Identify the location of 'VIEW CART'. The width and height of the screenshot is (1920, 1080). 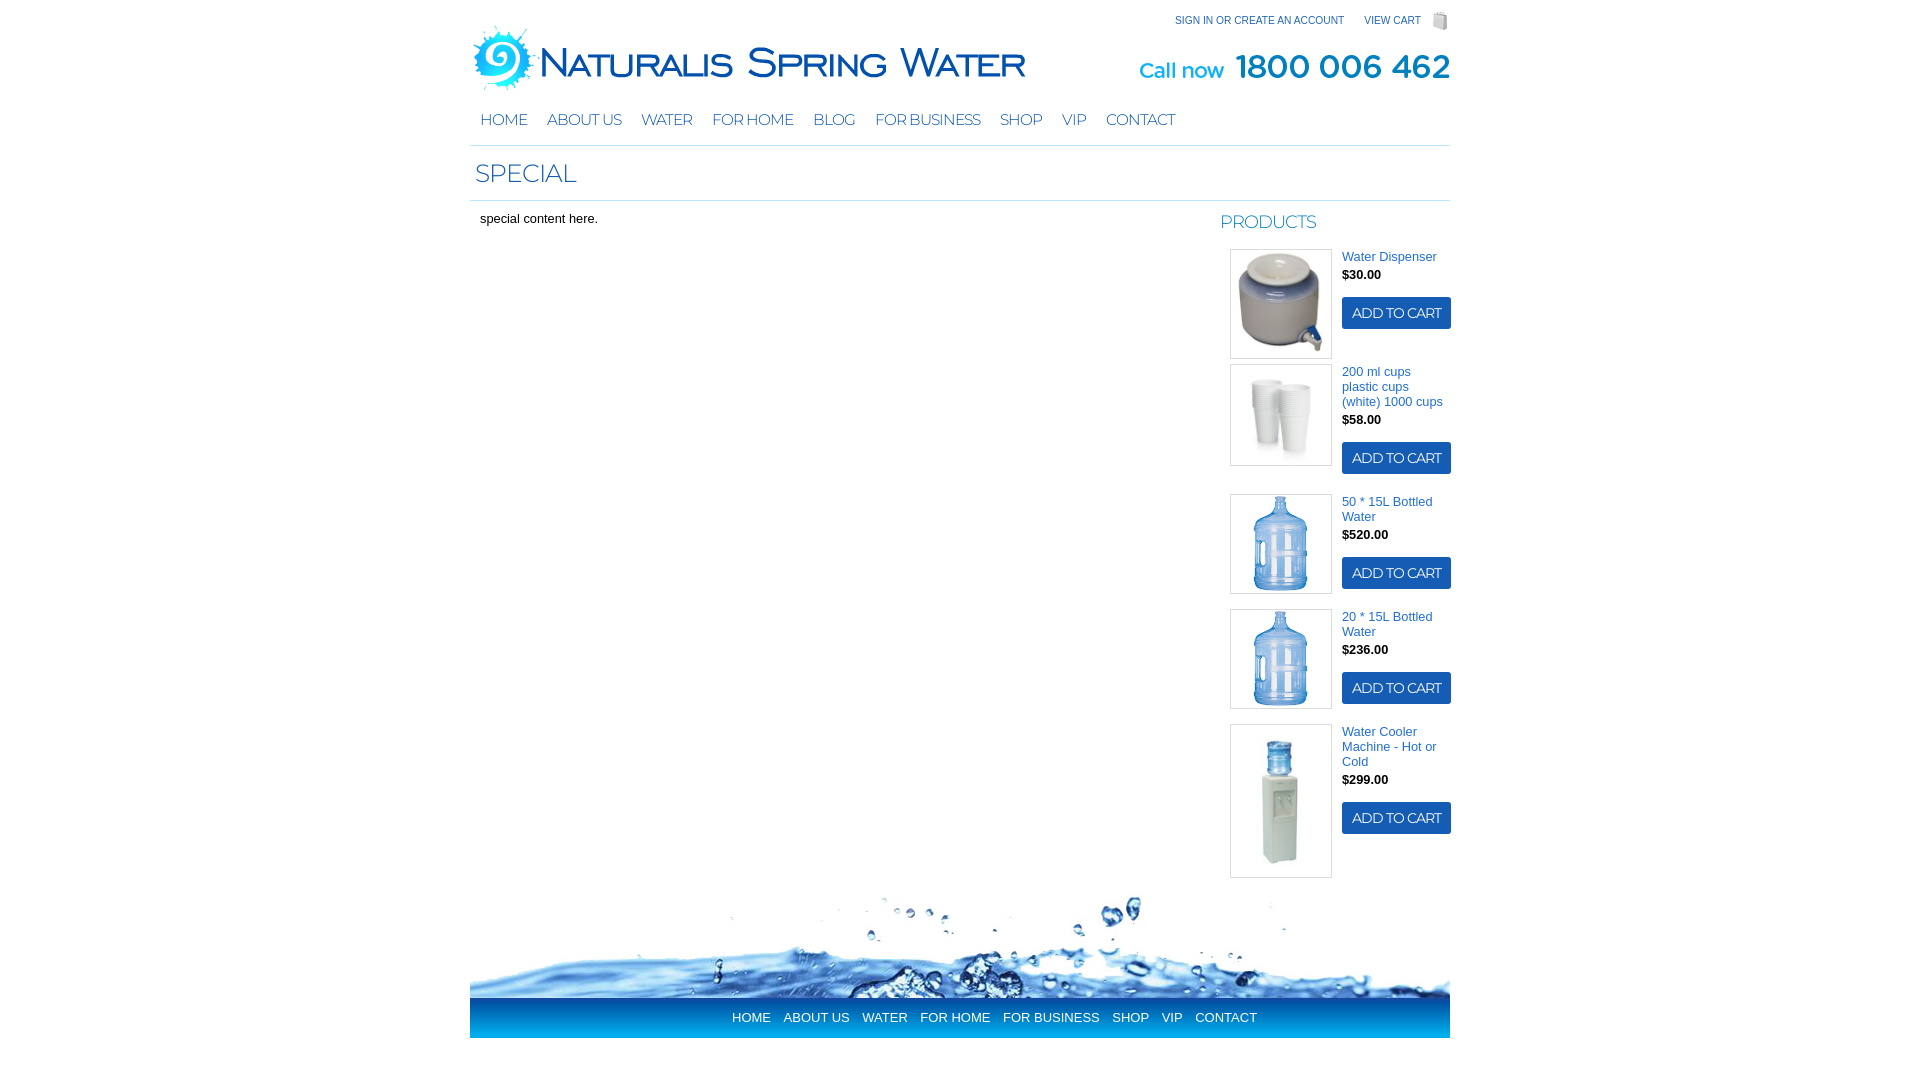
(1391, 20).